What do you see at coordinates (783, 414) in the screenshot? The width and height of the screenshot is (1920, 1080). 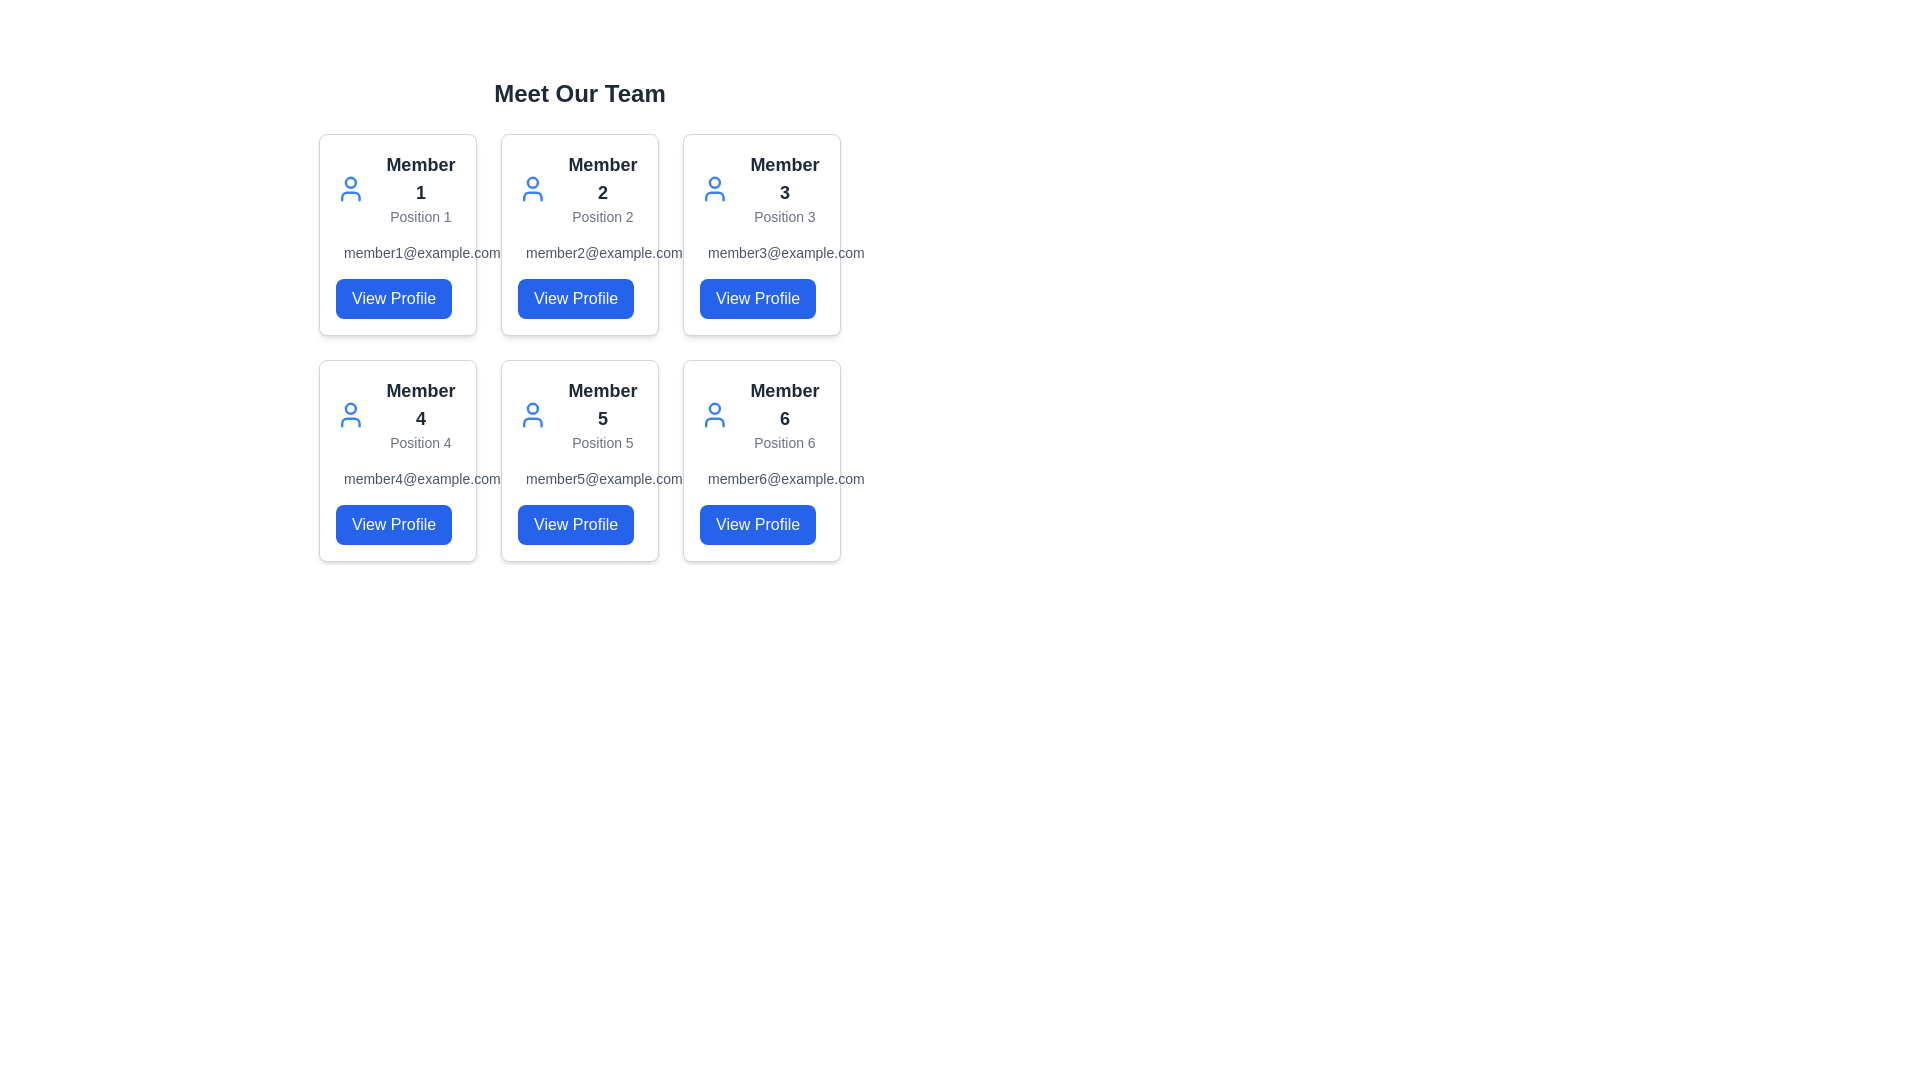 I see `the Text Display element that shows 'Member 6' and 'Position 6', located in the bottom-right card of a 3x2 grid` at bounding box center [783, 414].